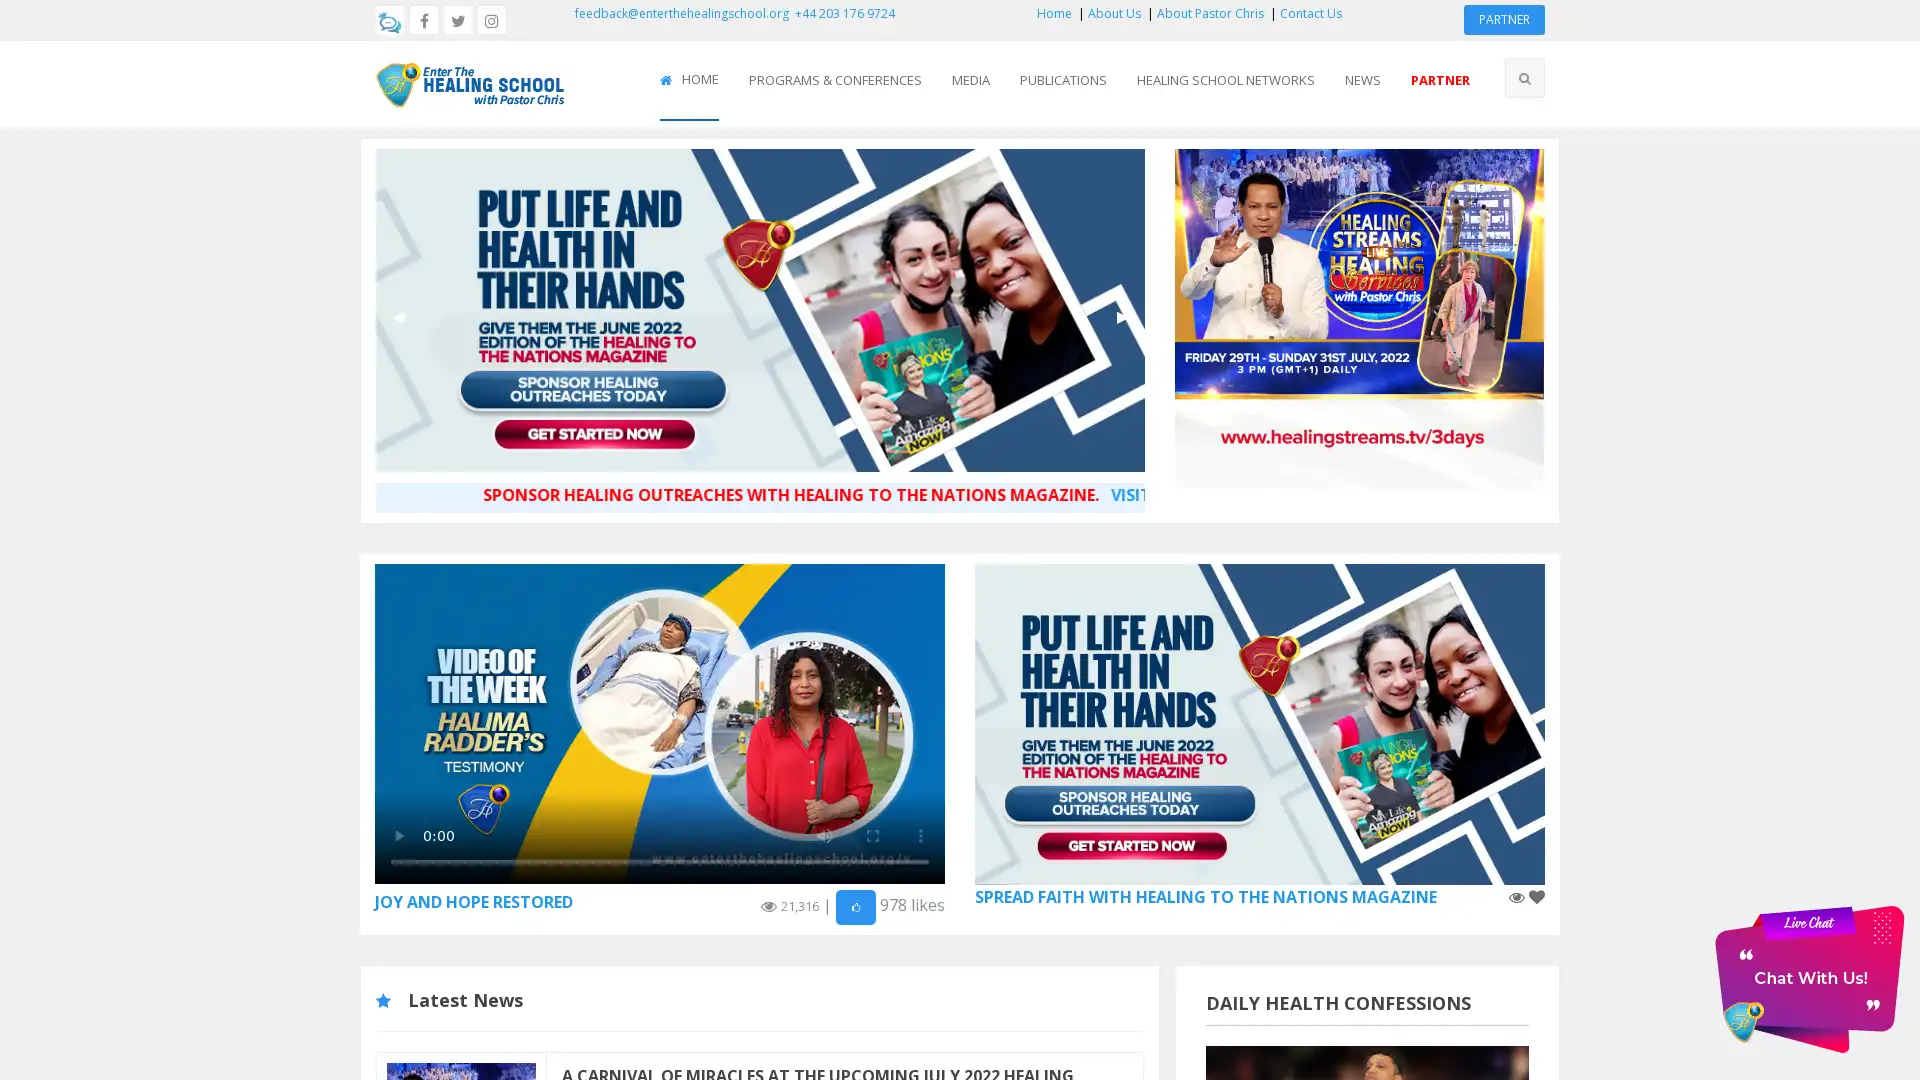  I want to click on play, so click(398, 836).